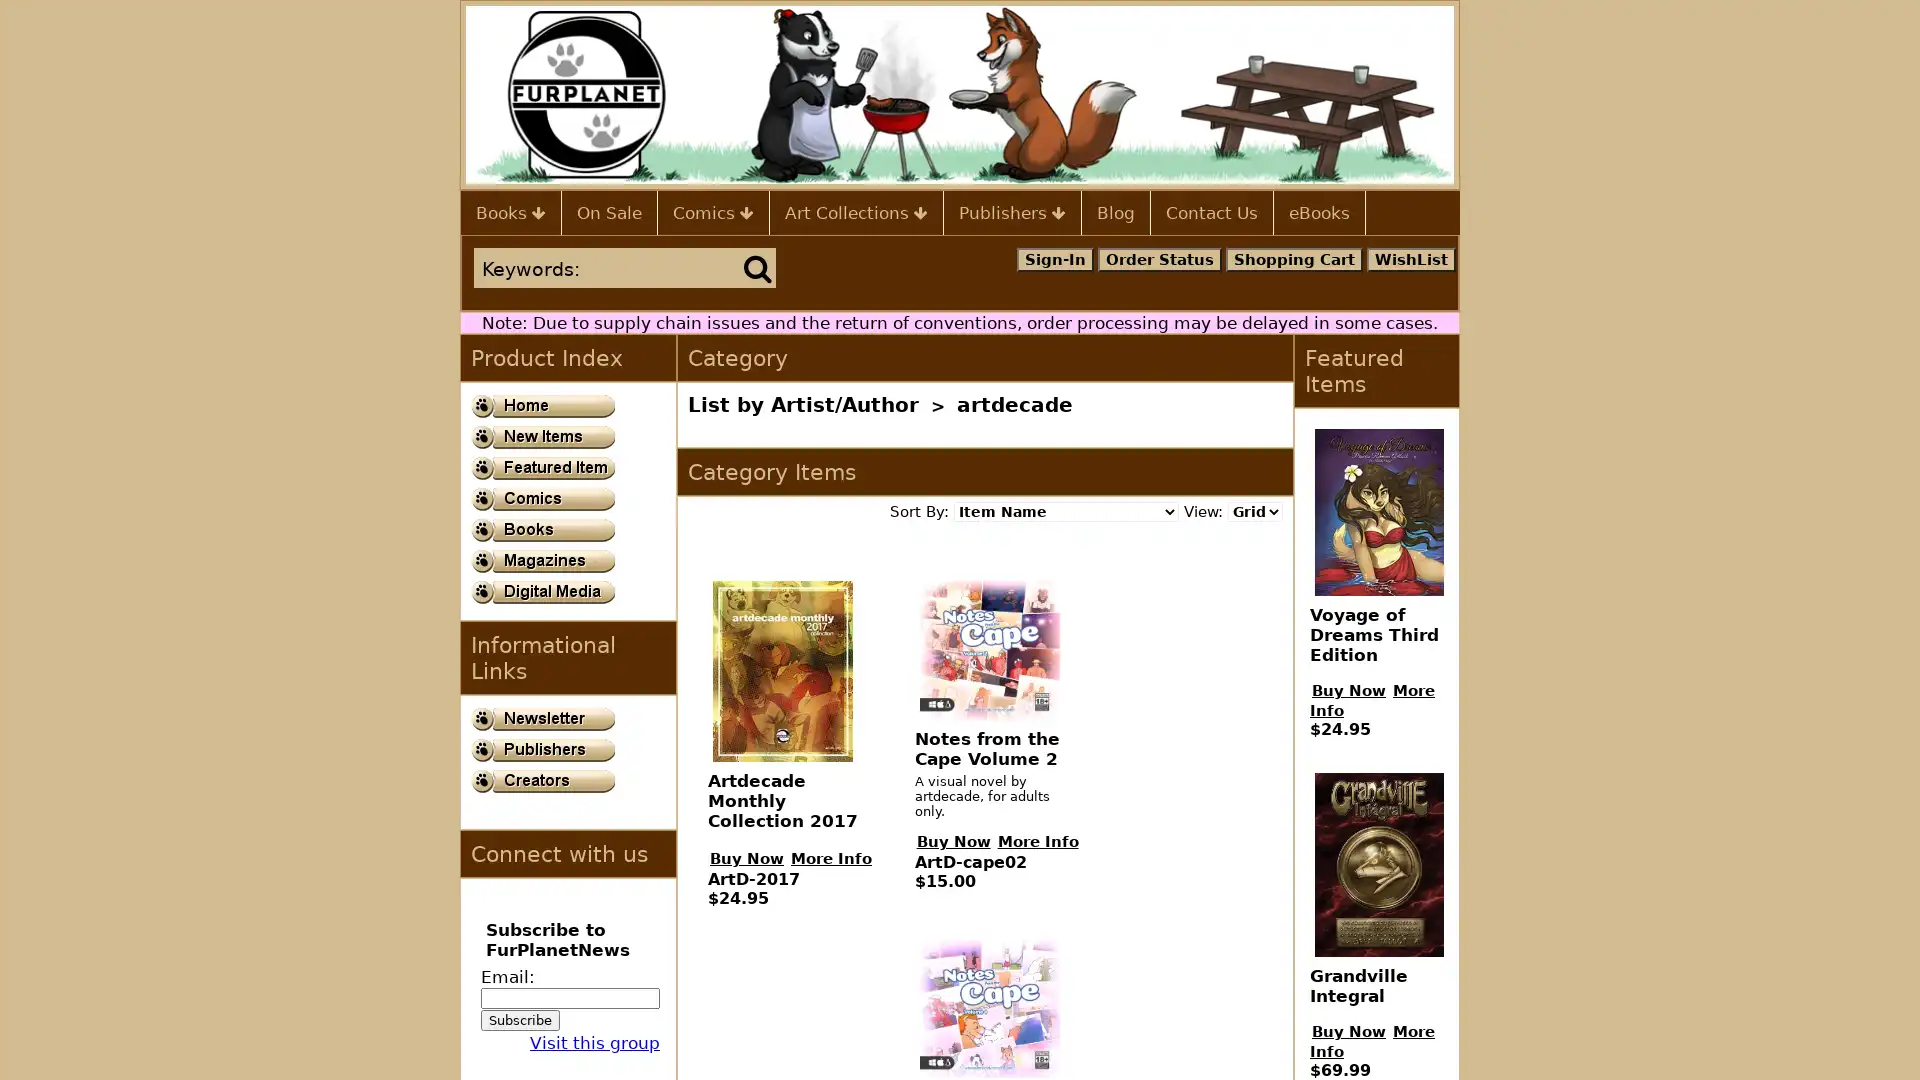 This screenshot has width=1920, height=1080. What do you see at coordinates (520, 1019) in the screenshot?
I see `Subscribe` at bounding box center [520, 1019].